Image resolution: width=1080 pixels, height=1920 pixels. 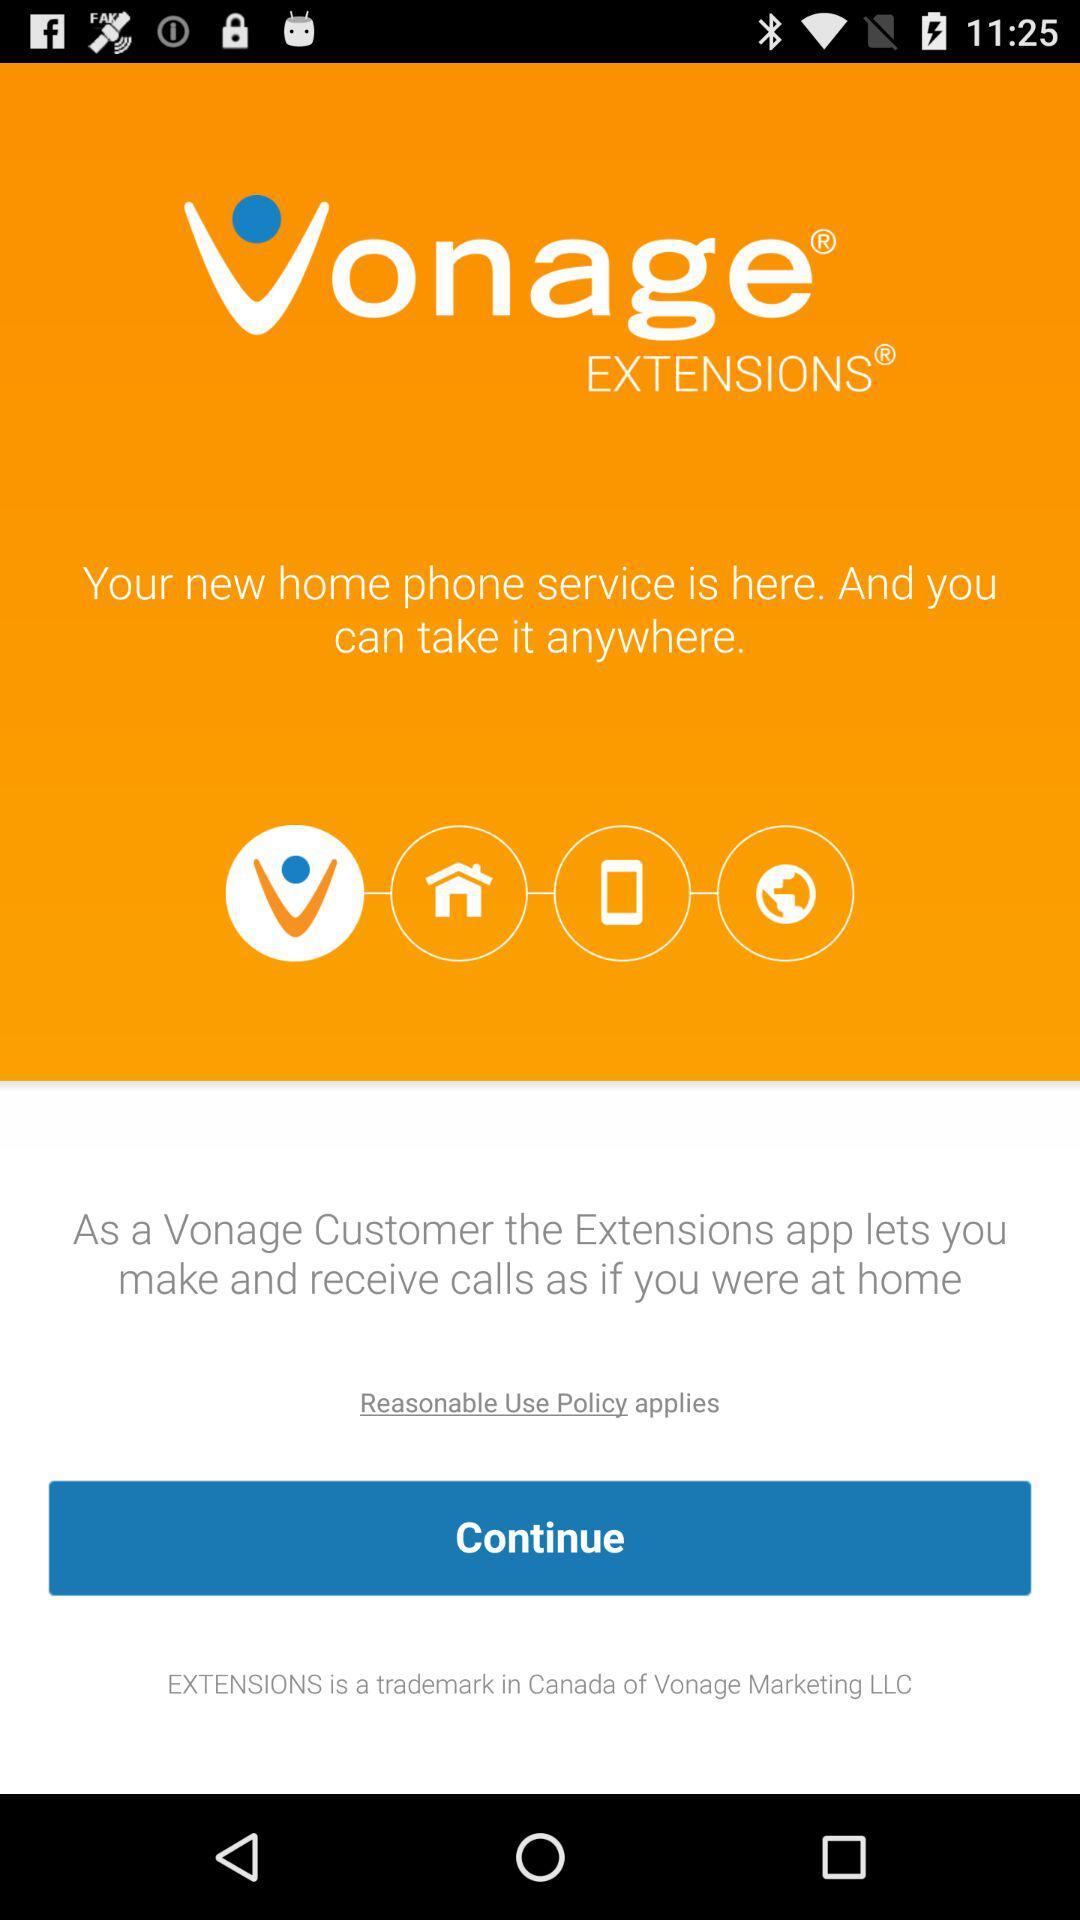 I want to click on reasonable use policy app, so click(x=493, y=1401).